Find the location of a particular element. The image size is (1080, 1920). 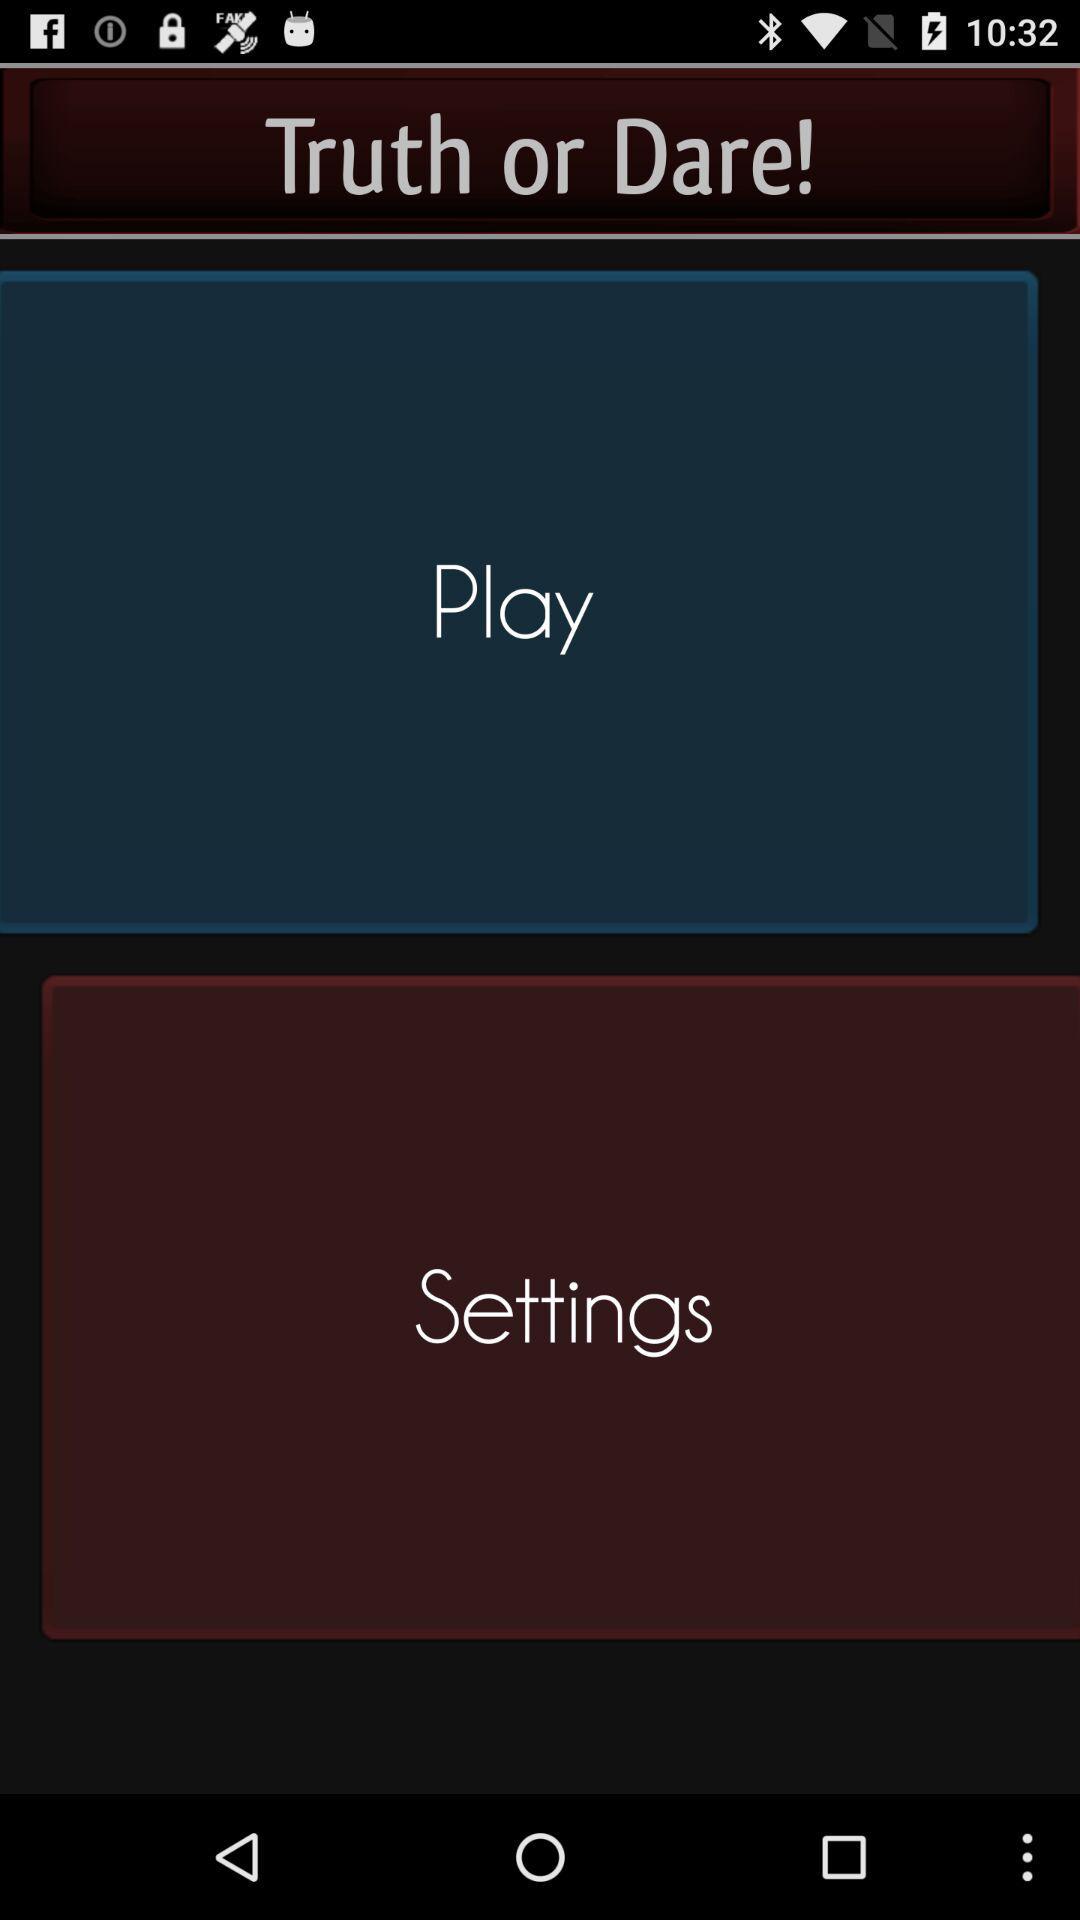

the item below play button is located at coordinates (553, 1316).